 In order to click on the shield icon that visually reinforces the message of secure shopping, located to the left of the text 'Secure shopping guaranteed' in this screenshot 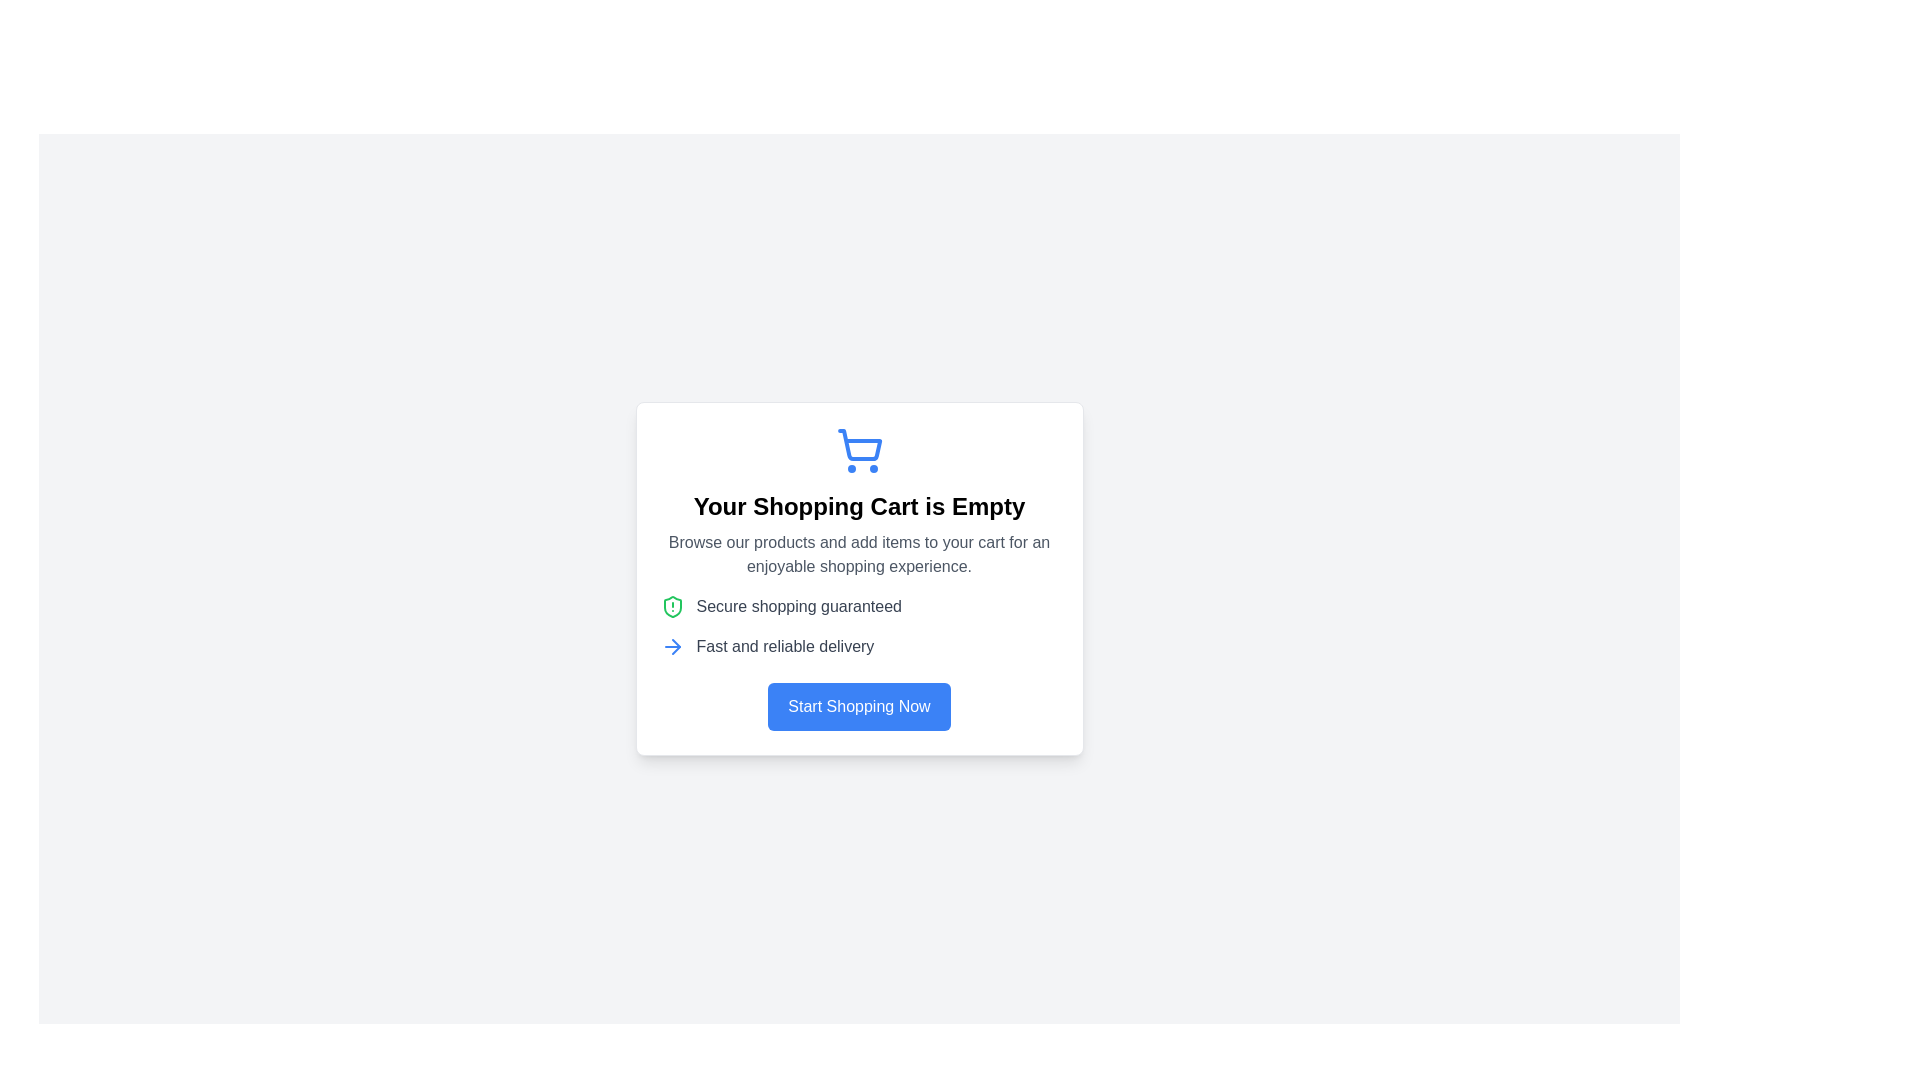, I will do `click(672, 605)`.